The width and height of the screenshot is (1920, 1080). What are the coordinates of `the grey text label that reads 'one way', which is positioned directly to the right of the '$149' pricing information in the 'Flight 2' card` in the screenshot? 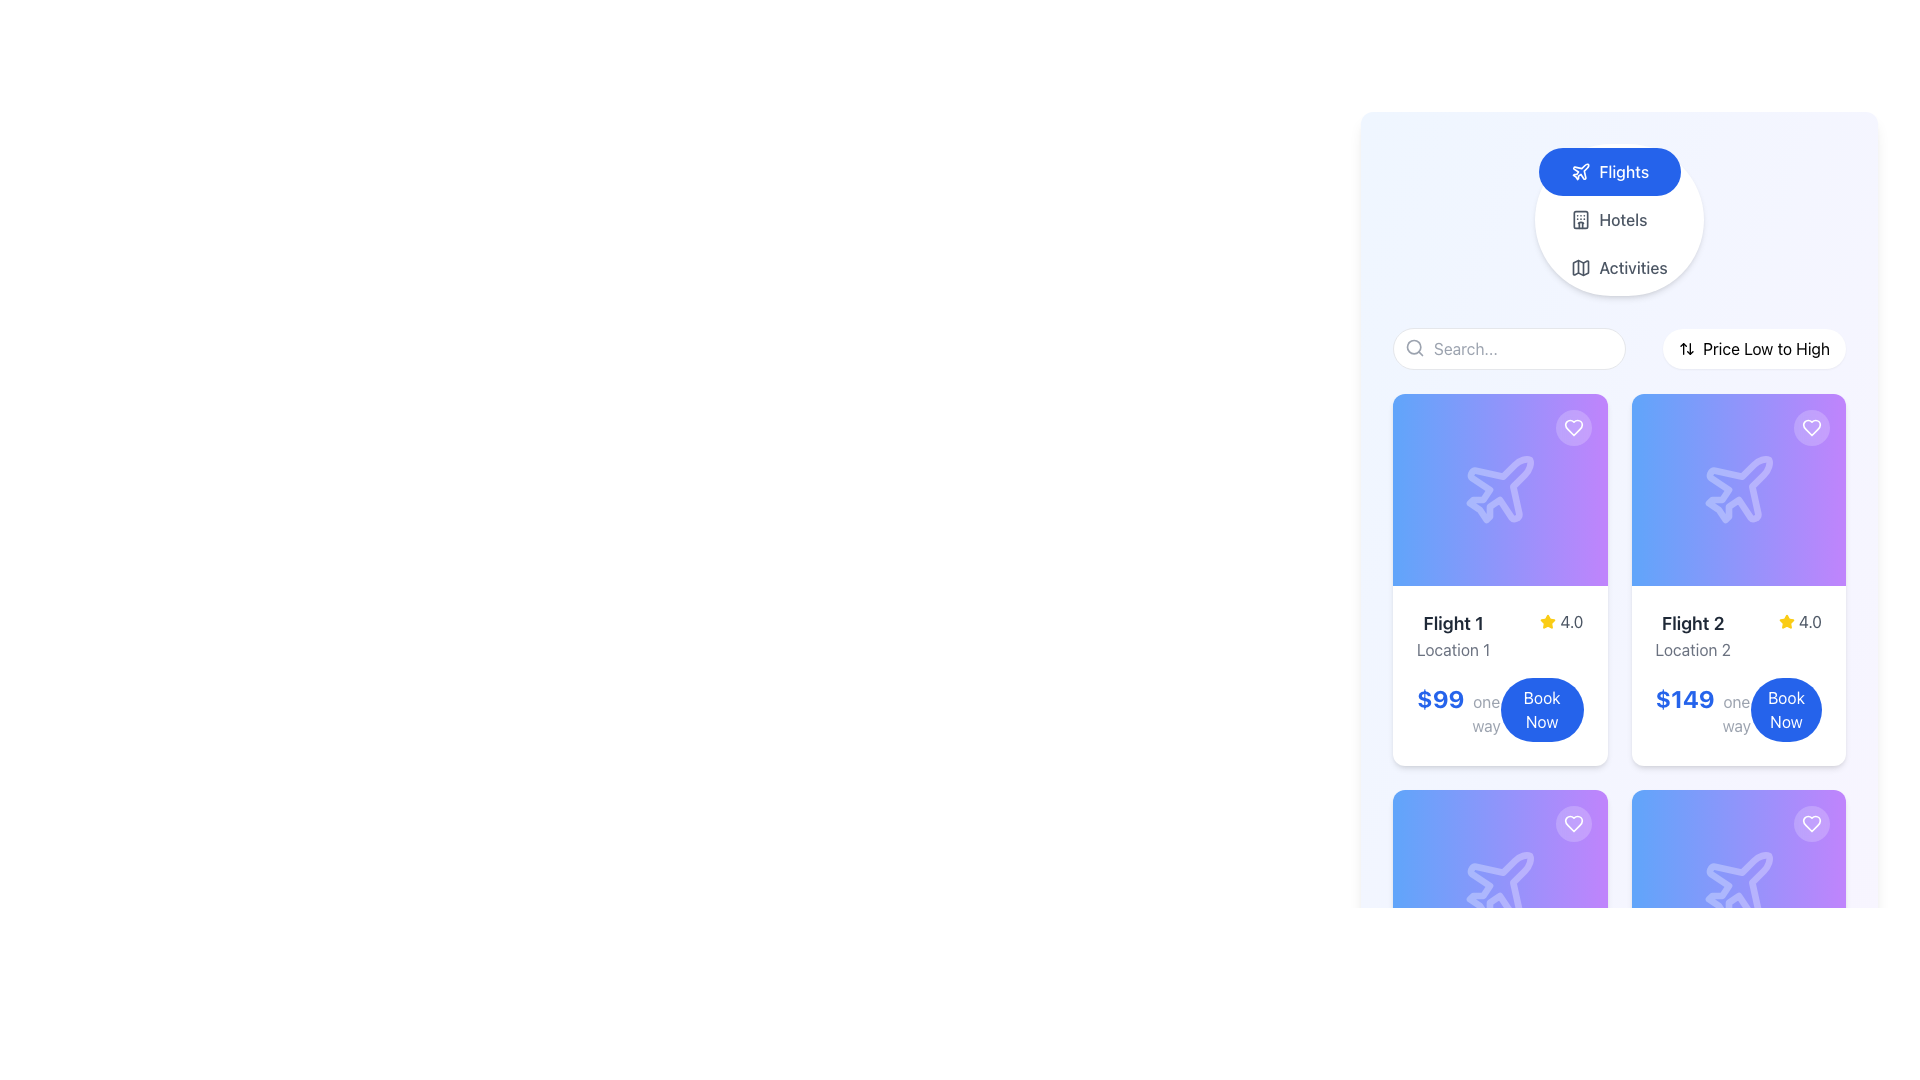 It's located at (1735, 712).